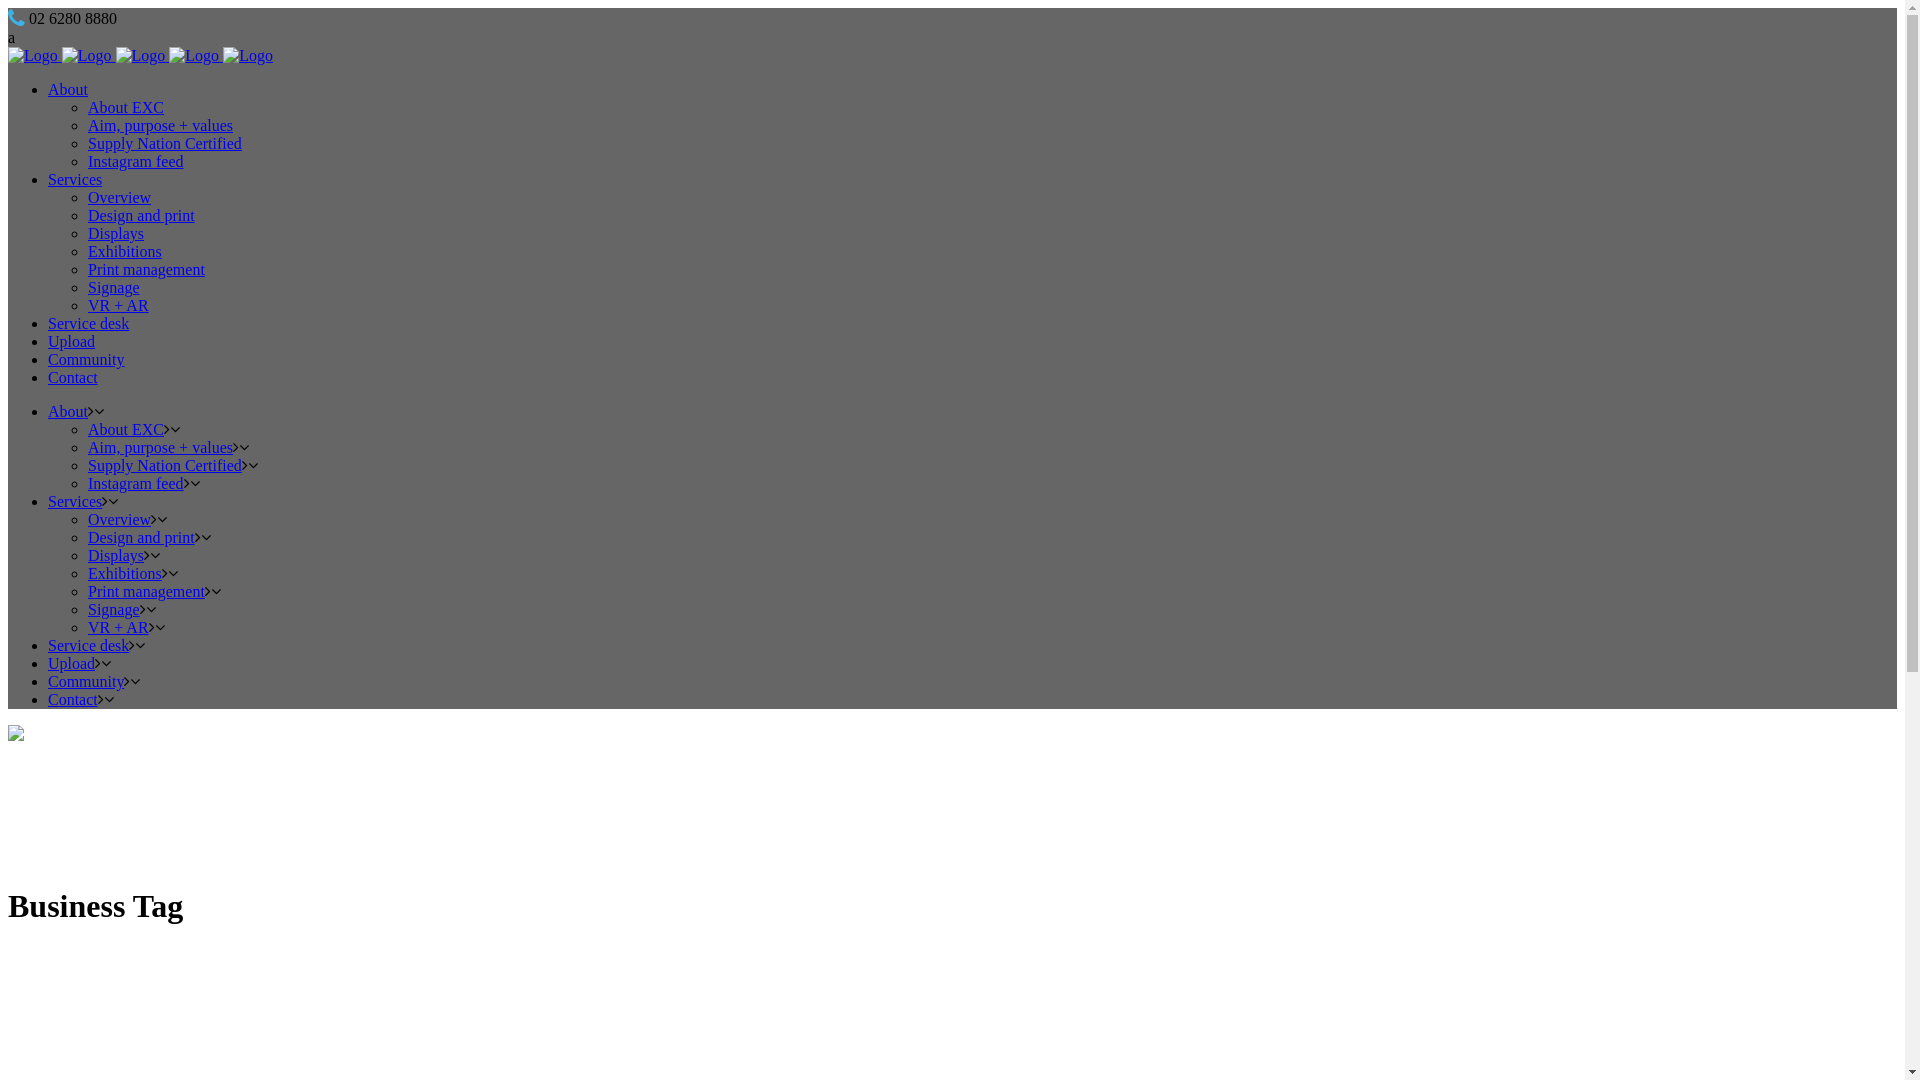  Describe the element at coordinates (86, 555) in the screenshot. I see `'Displays'` at that location.